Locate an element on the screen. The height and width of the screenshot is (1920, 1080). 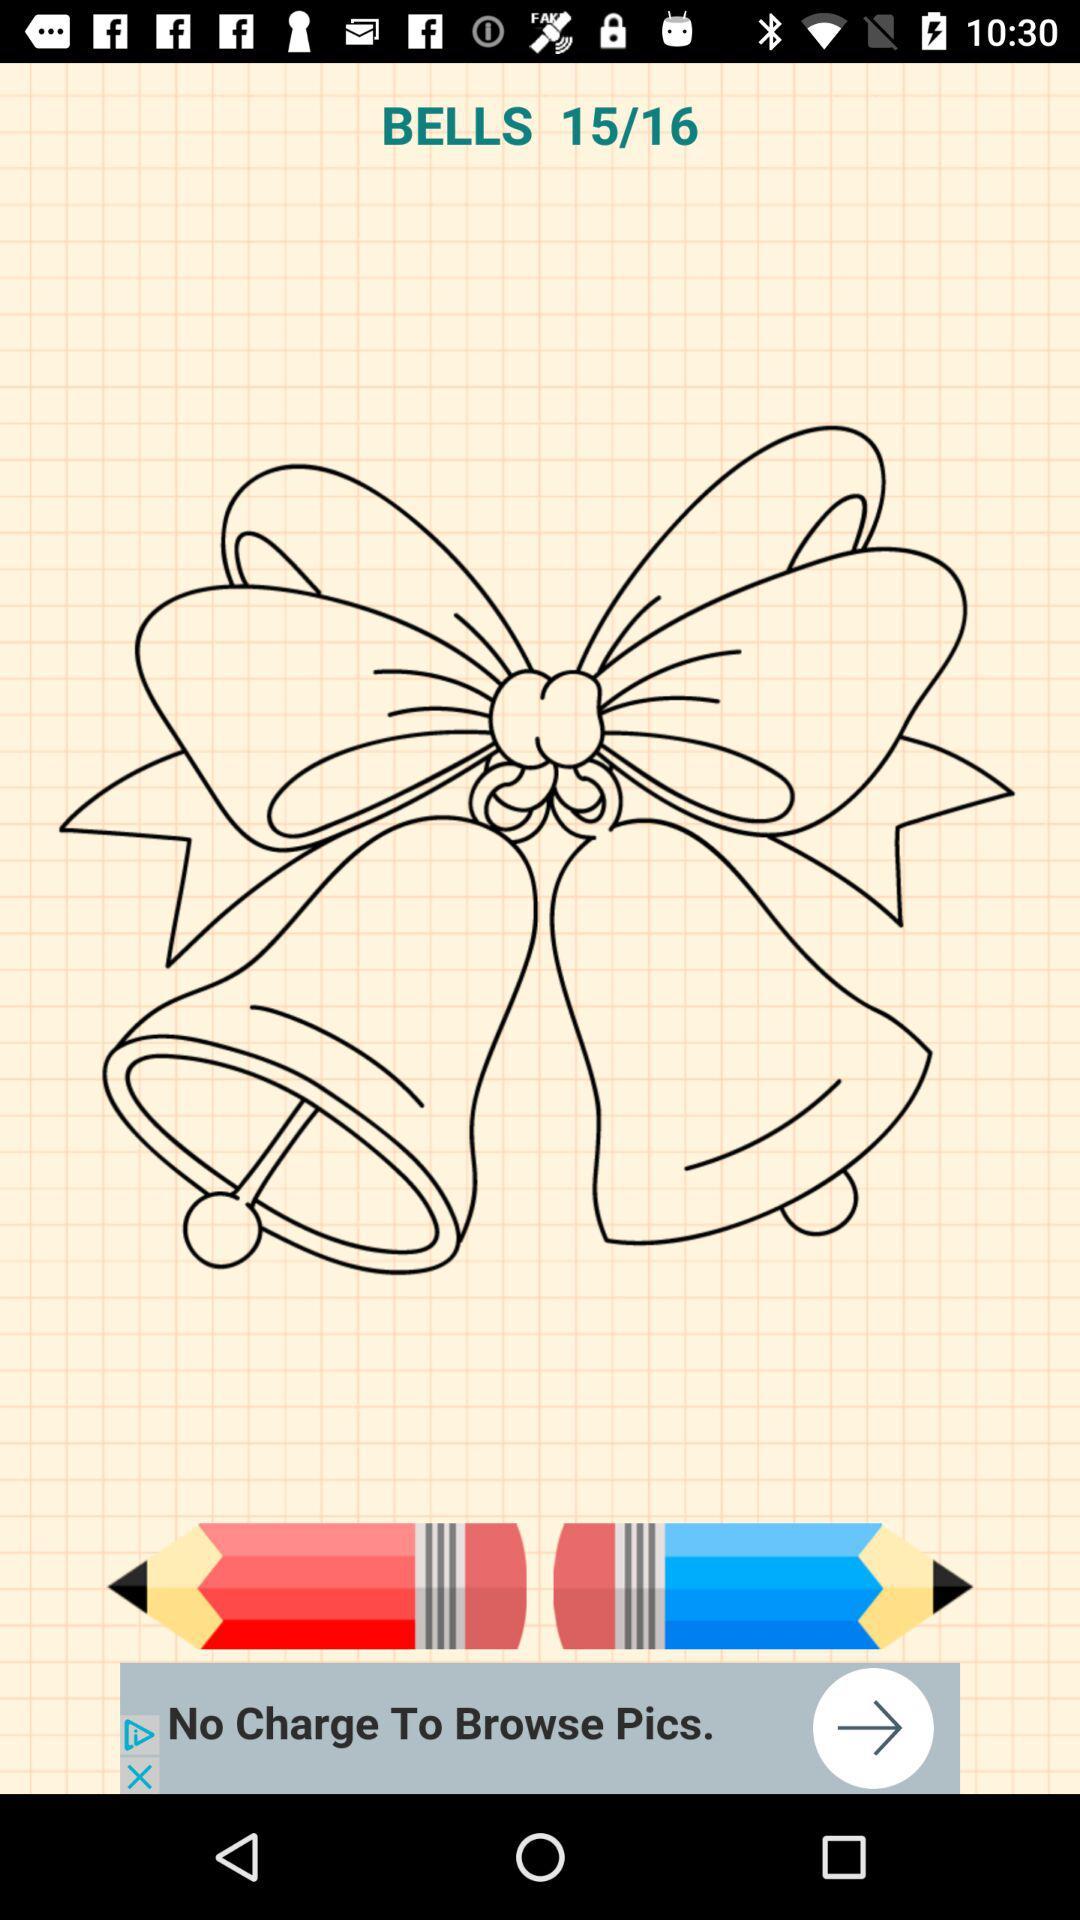
go forward is located at coordinates (763, 1585).